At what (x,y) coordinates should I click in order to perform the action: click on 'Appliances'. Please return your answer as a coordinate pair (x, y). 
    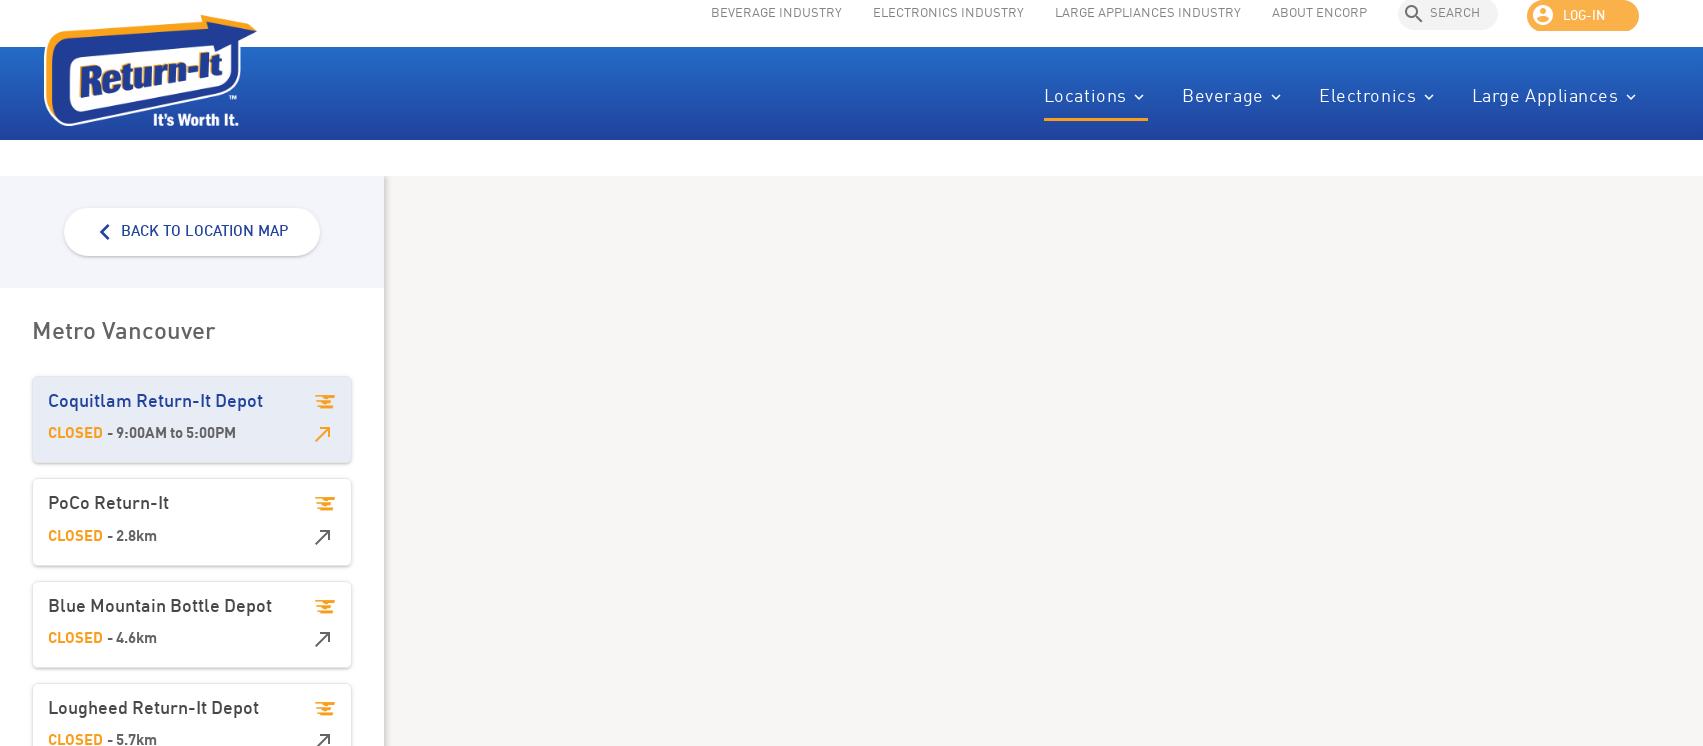
    Looking at the image, I should click on (1570, 120).